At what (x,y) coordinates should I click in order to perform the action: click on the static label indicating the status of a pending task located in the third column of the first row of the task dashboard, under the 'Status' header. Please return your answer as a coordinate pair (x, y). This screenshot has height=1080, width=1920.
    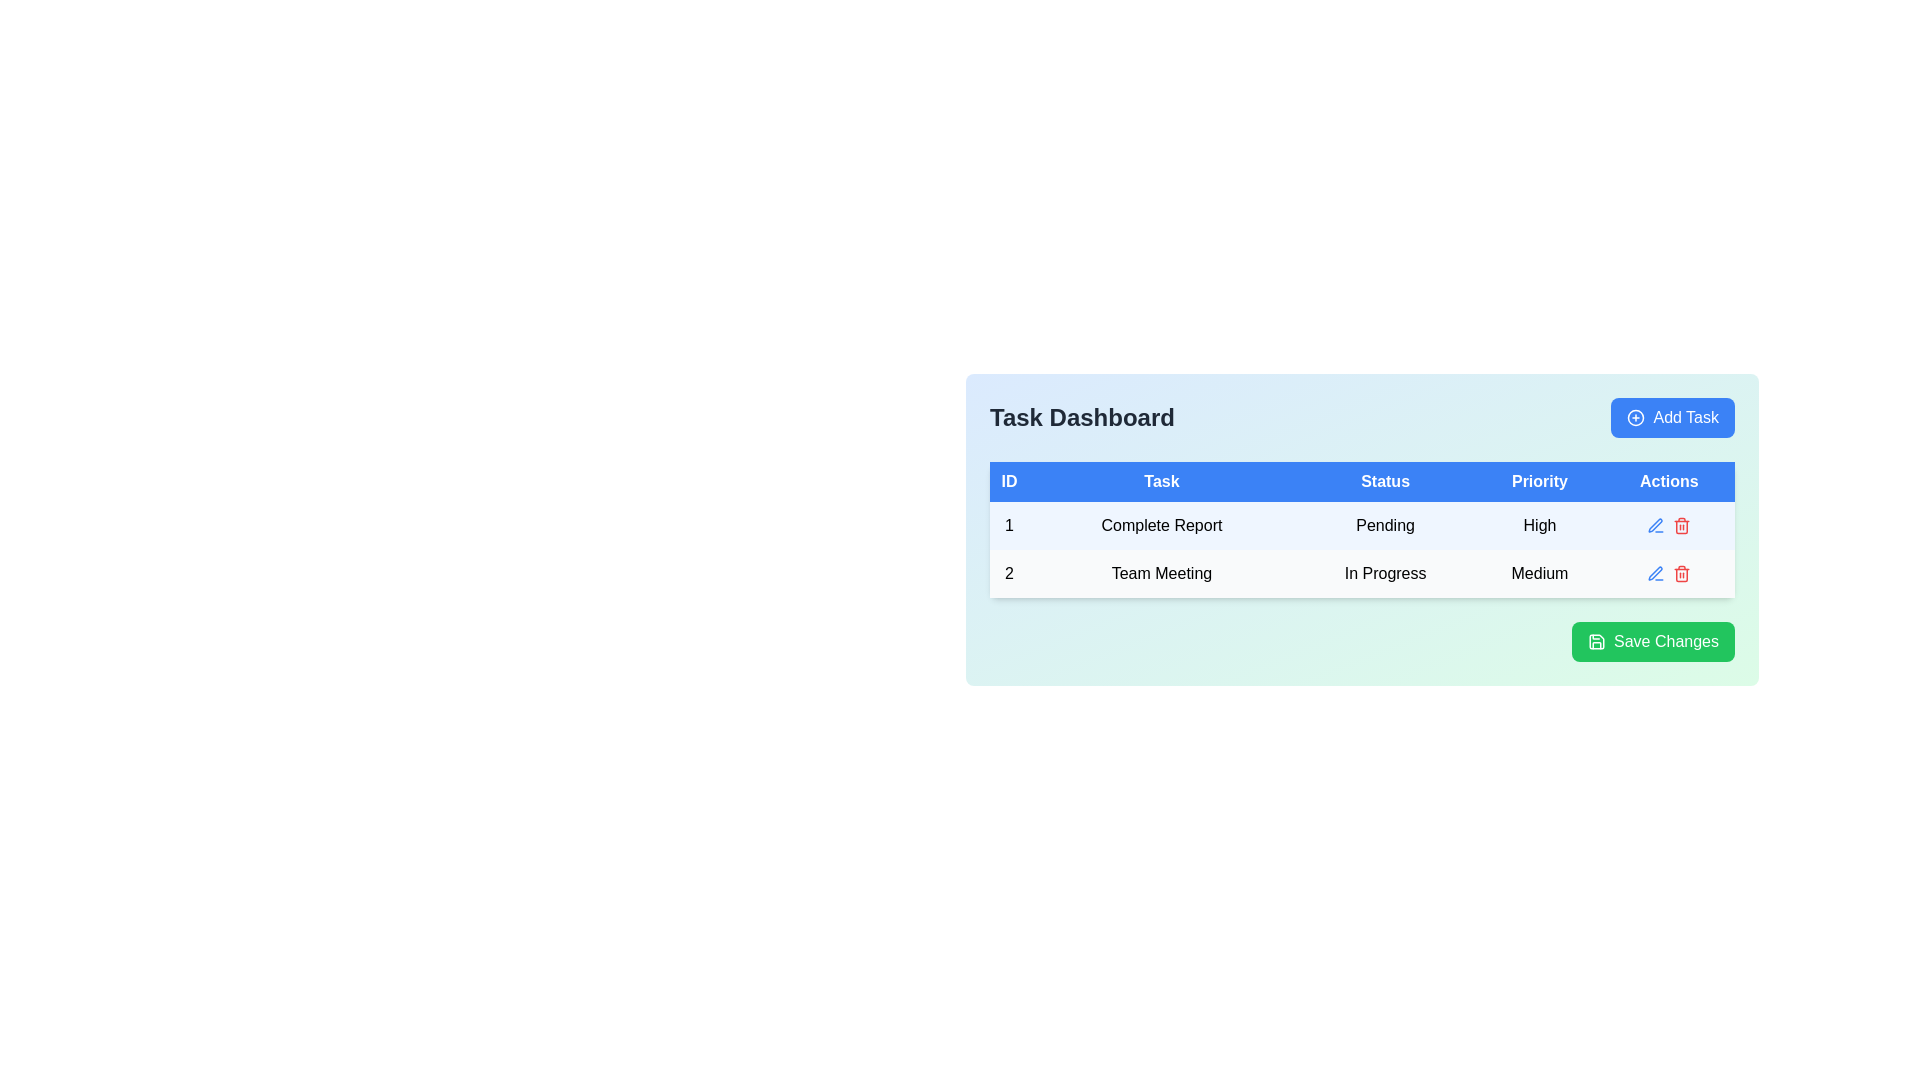
    Looking at the image, I should click on (1384, 524).